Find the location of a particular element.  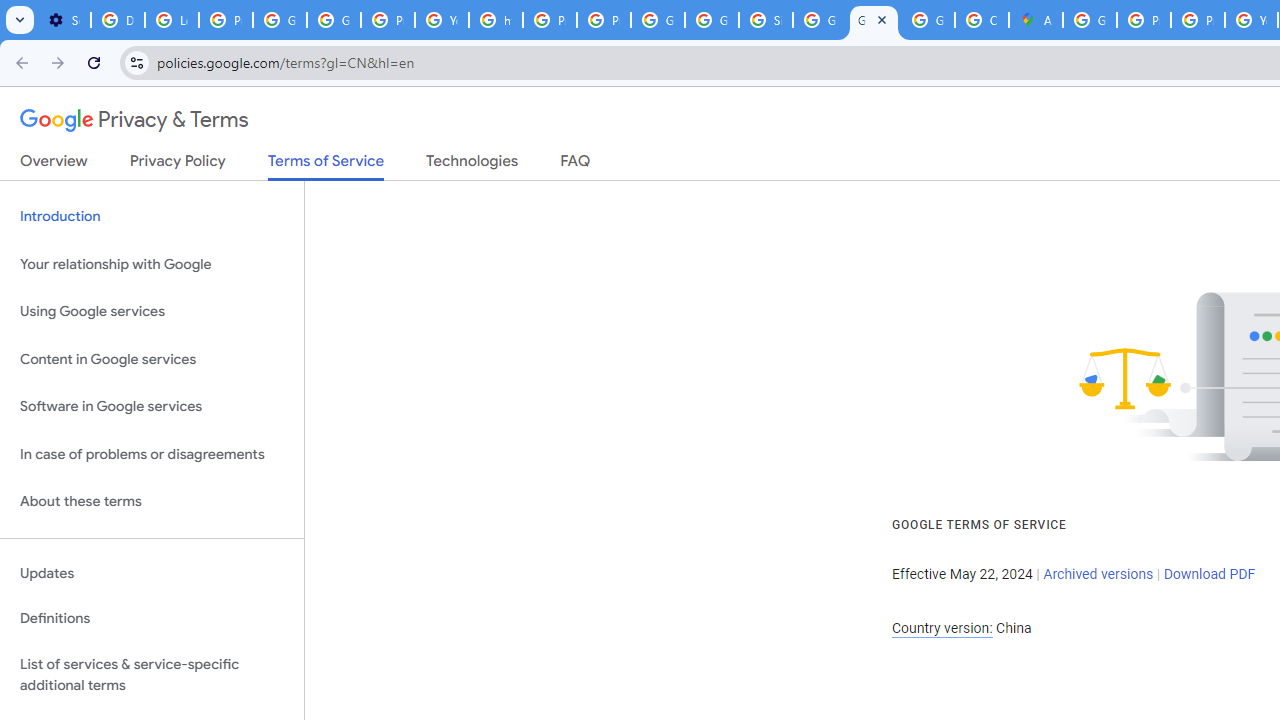

'Software in Google services' is located at coordinates (151, 406).